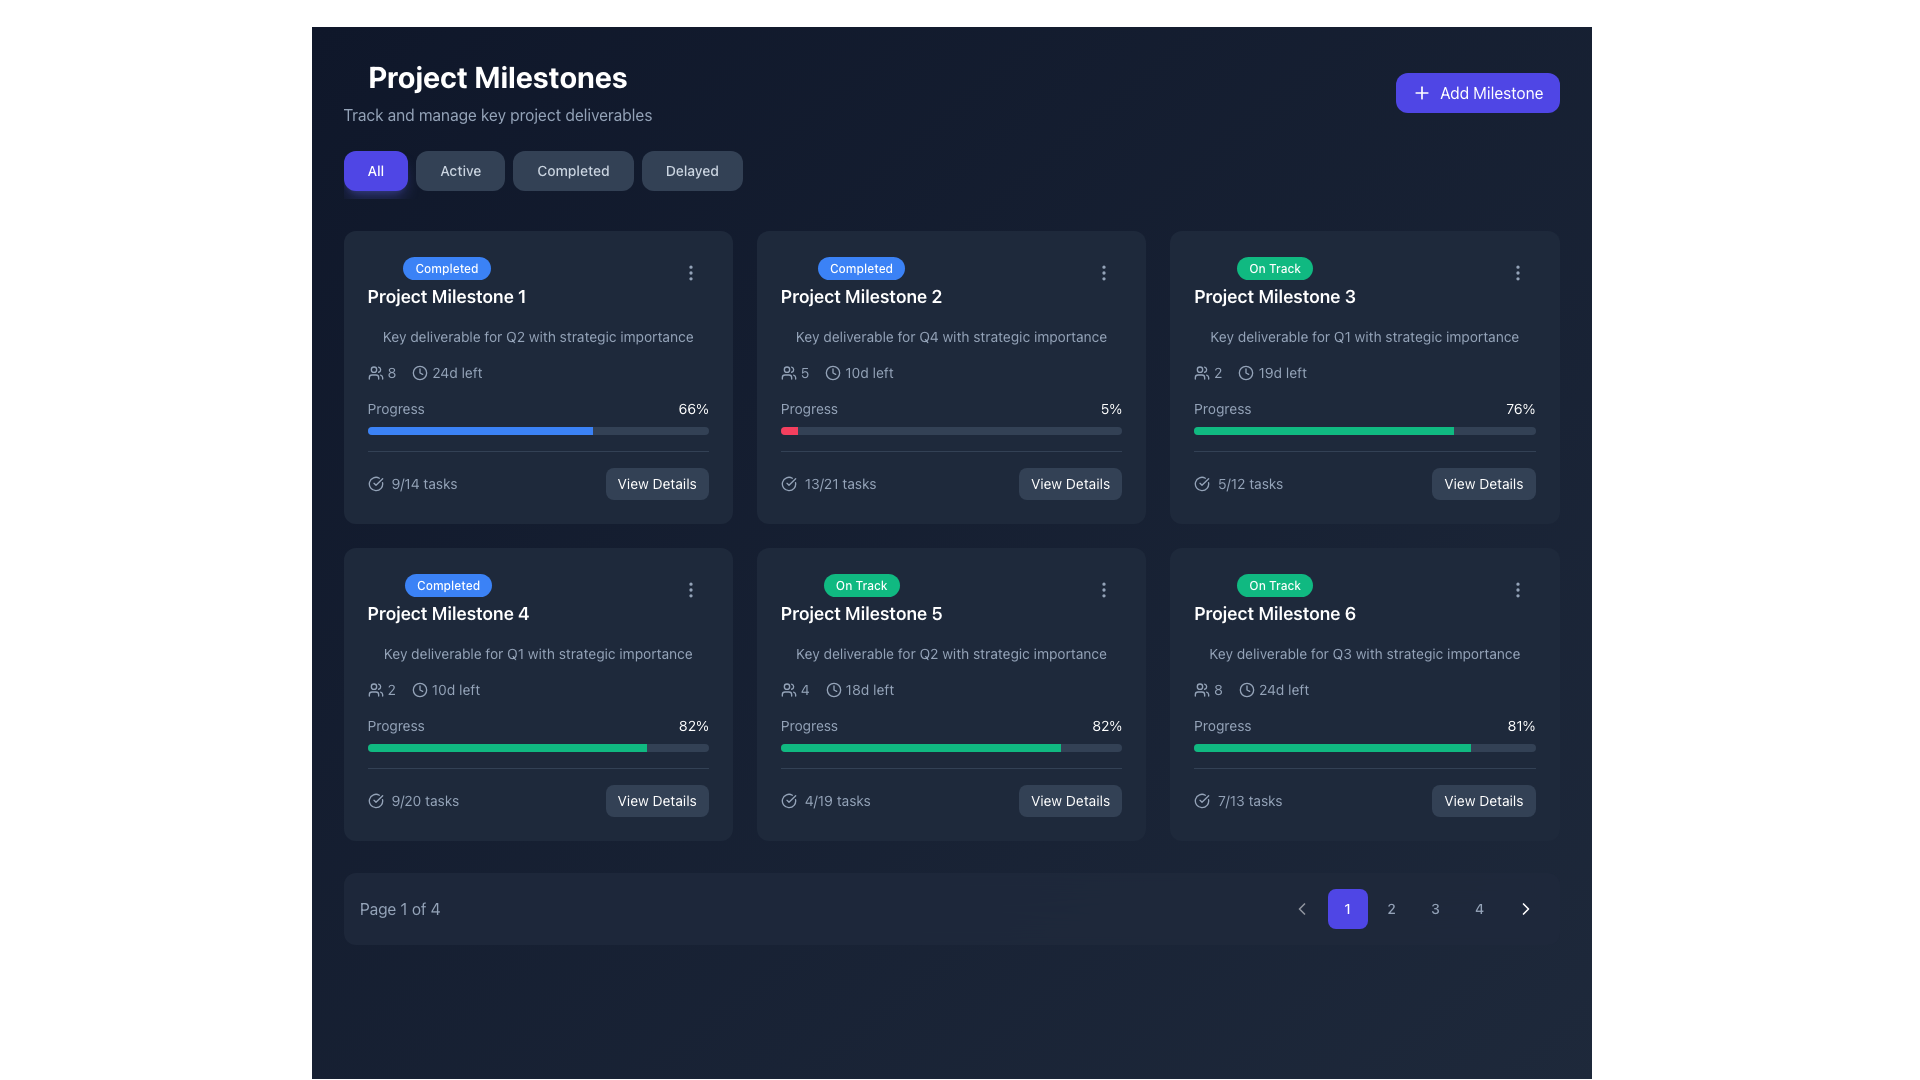 The height and width of the screenshot is (1080, 1920). Describe the element at coordinates (950, 282) in the screenshot. I see `and comprehend the status ('Completed') and name ('Project Milestone 2') of the milestone displayed in the top left section of the second card in the first row` at that location.